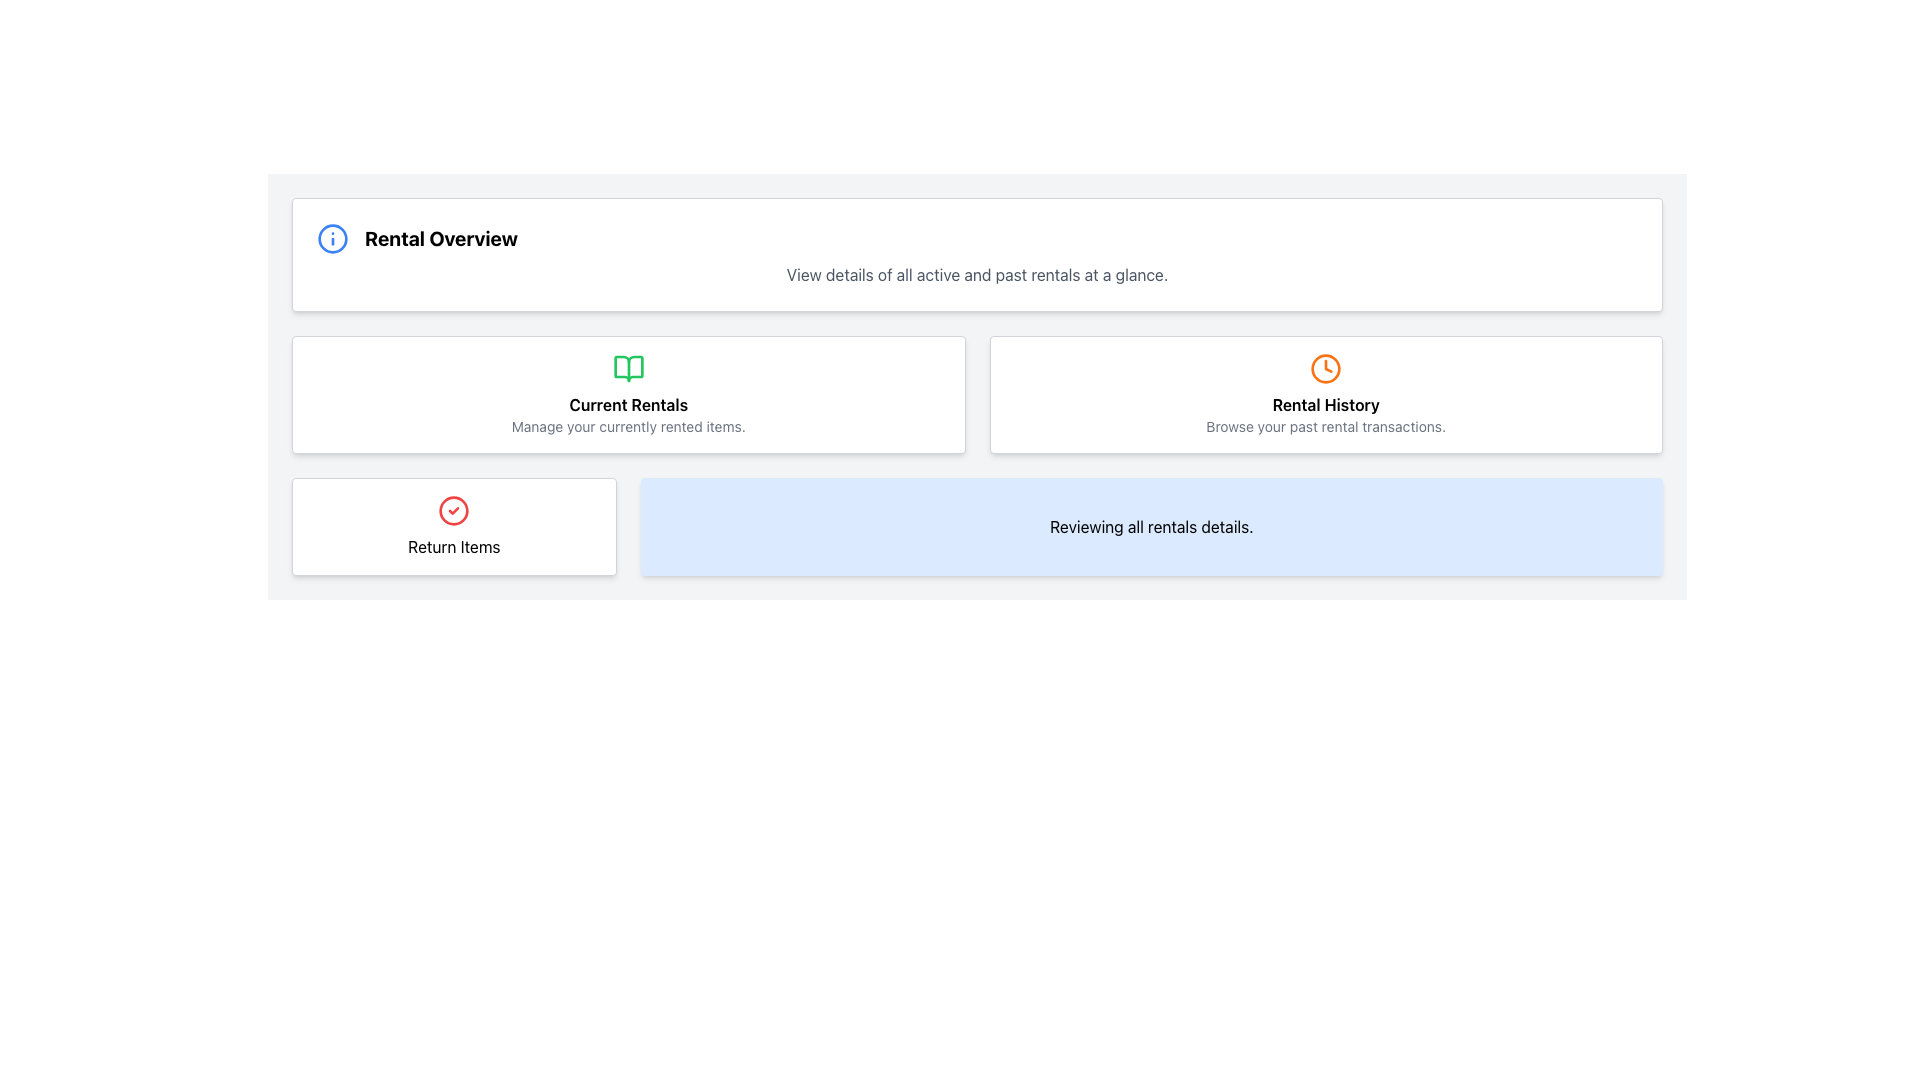 The image size is (1920, 1080). I want to click on the Interactive card that provides access to historical rental transactions, located in the second row and third from the left in the grid layout, so click(1326, 394).